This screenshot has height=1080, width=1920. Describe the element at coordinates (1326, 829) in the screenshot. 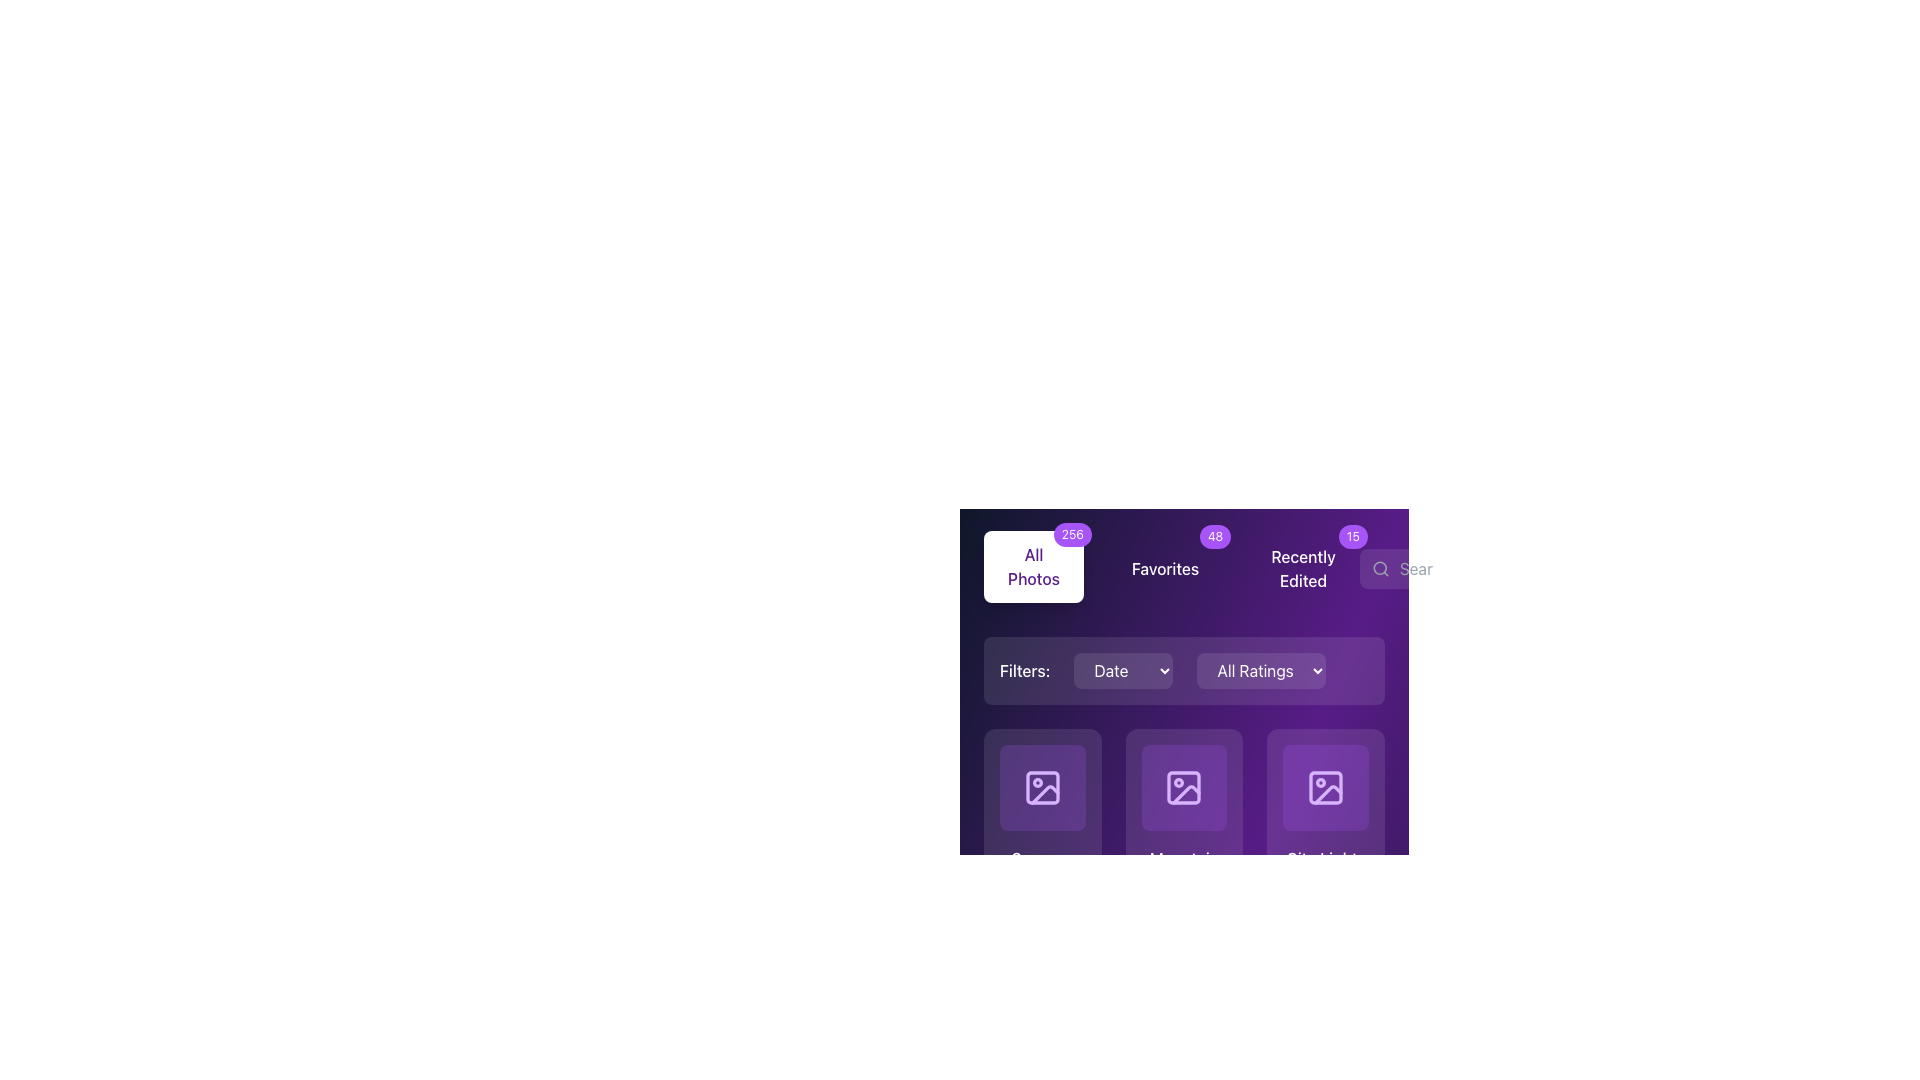

I see `the second circular button in a horizontal row of three buttons used for marking or labeling an item within a content grid or gallery` at that location.